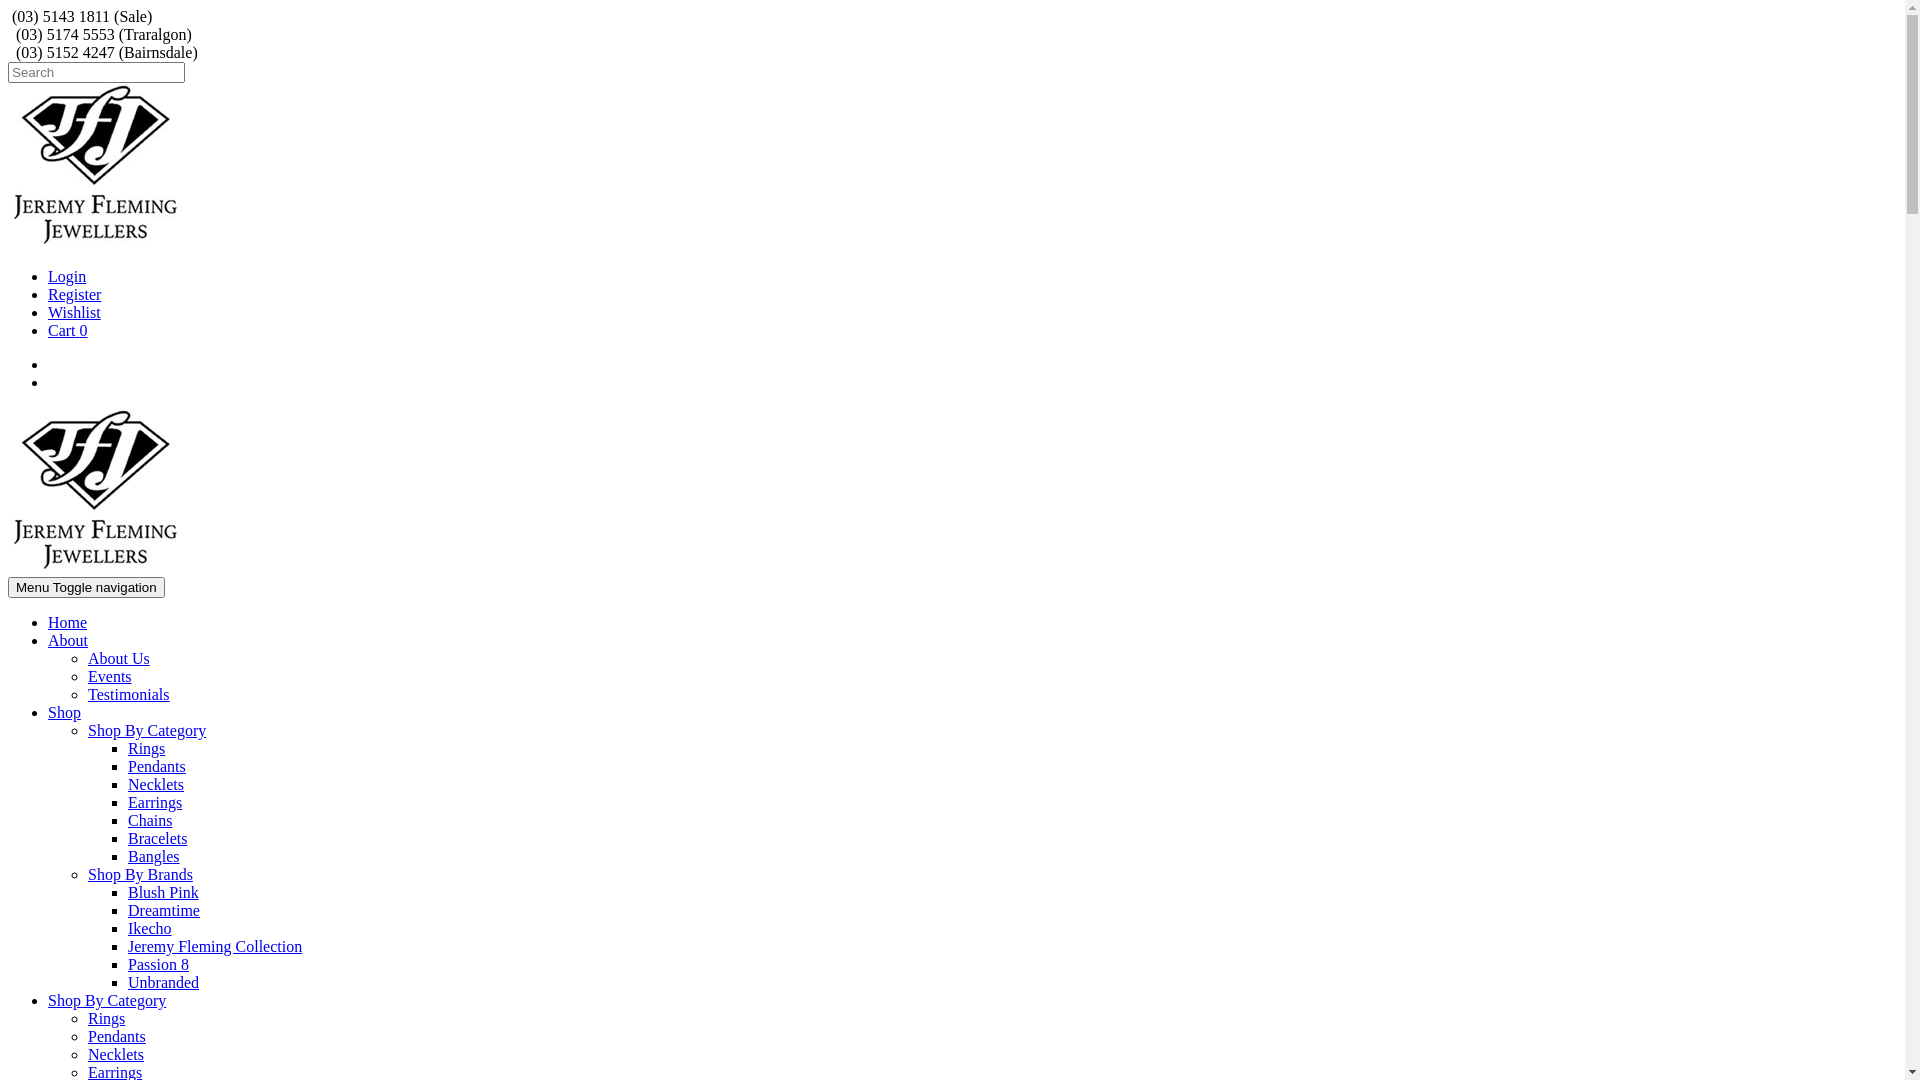 The height and width of the screenshot is (1080, 1920). I want to click on 'Unbranded', so click(163, 981).